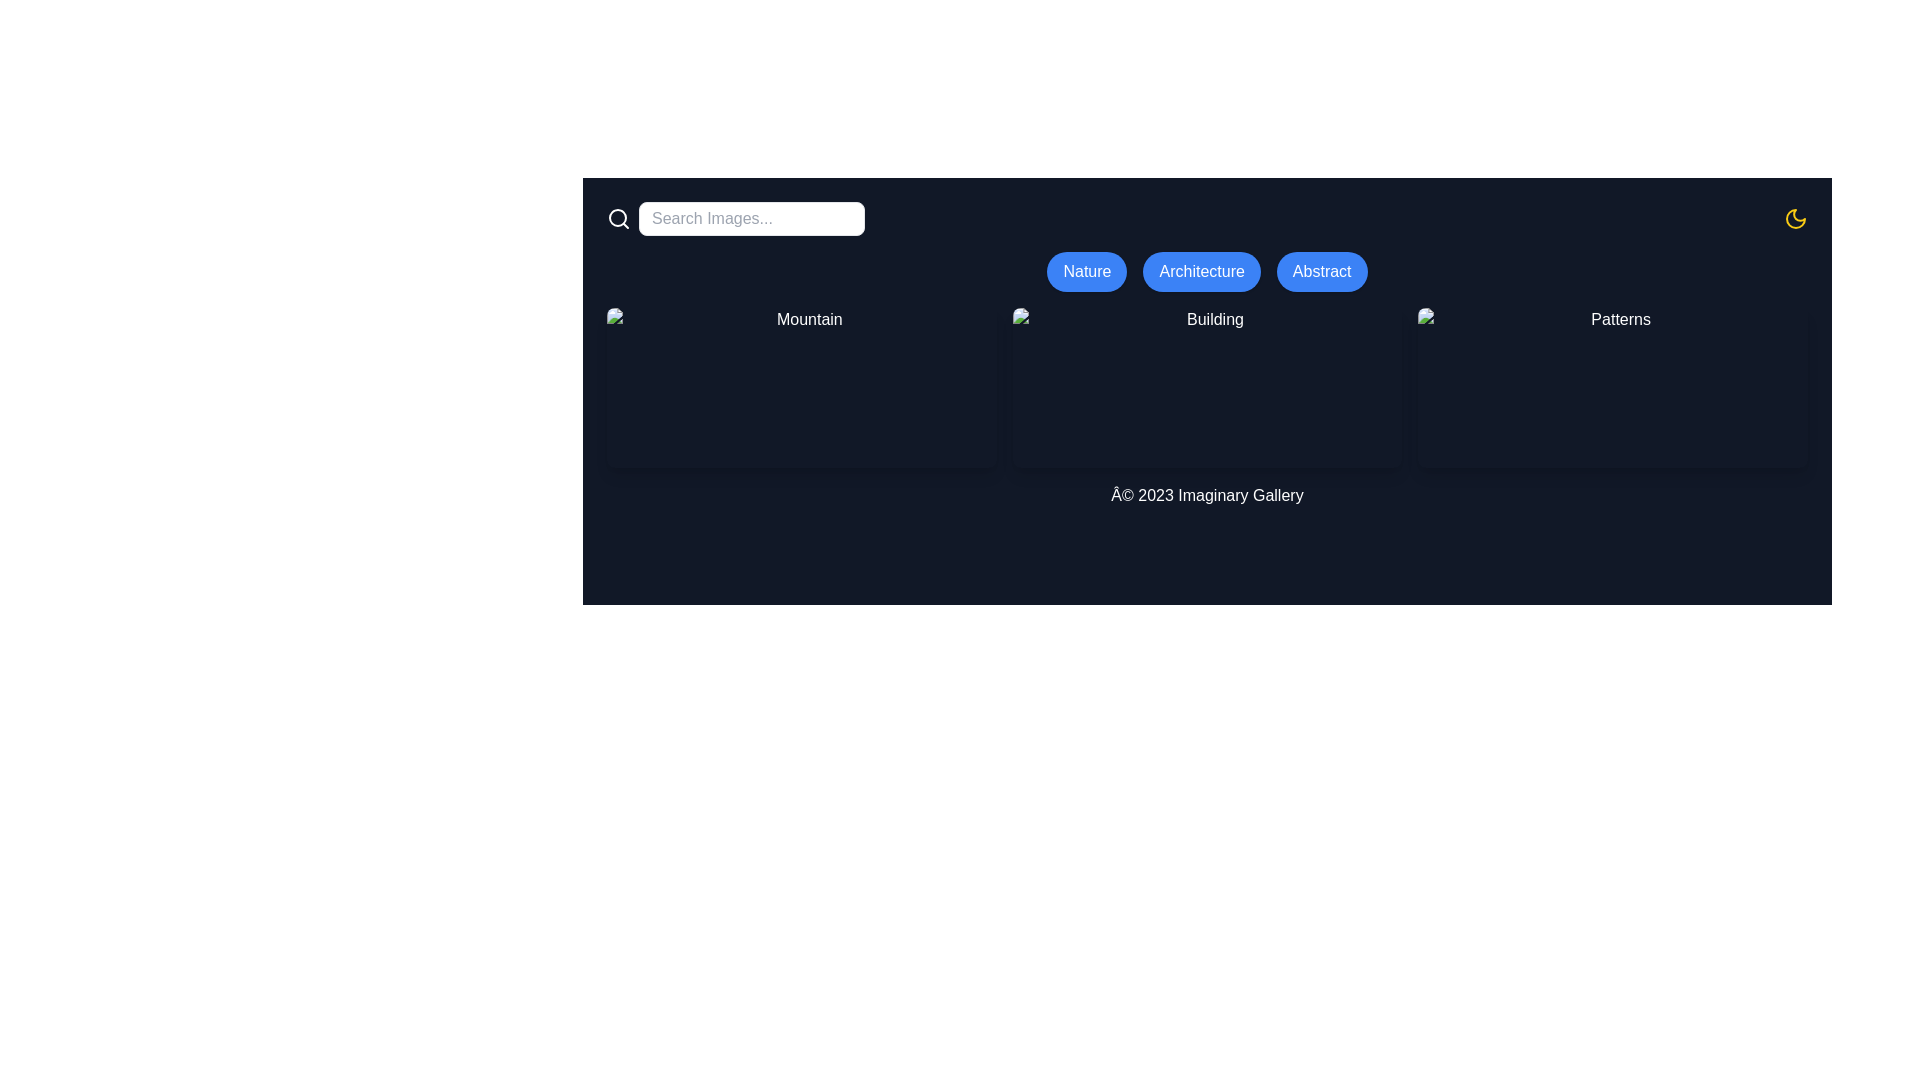  Describe the element at coordinates (617, 218) in the screenshot. I see `the circular part of the search icon located in the top-left corner of the interface` at that location.